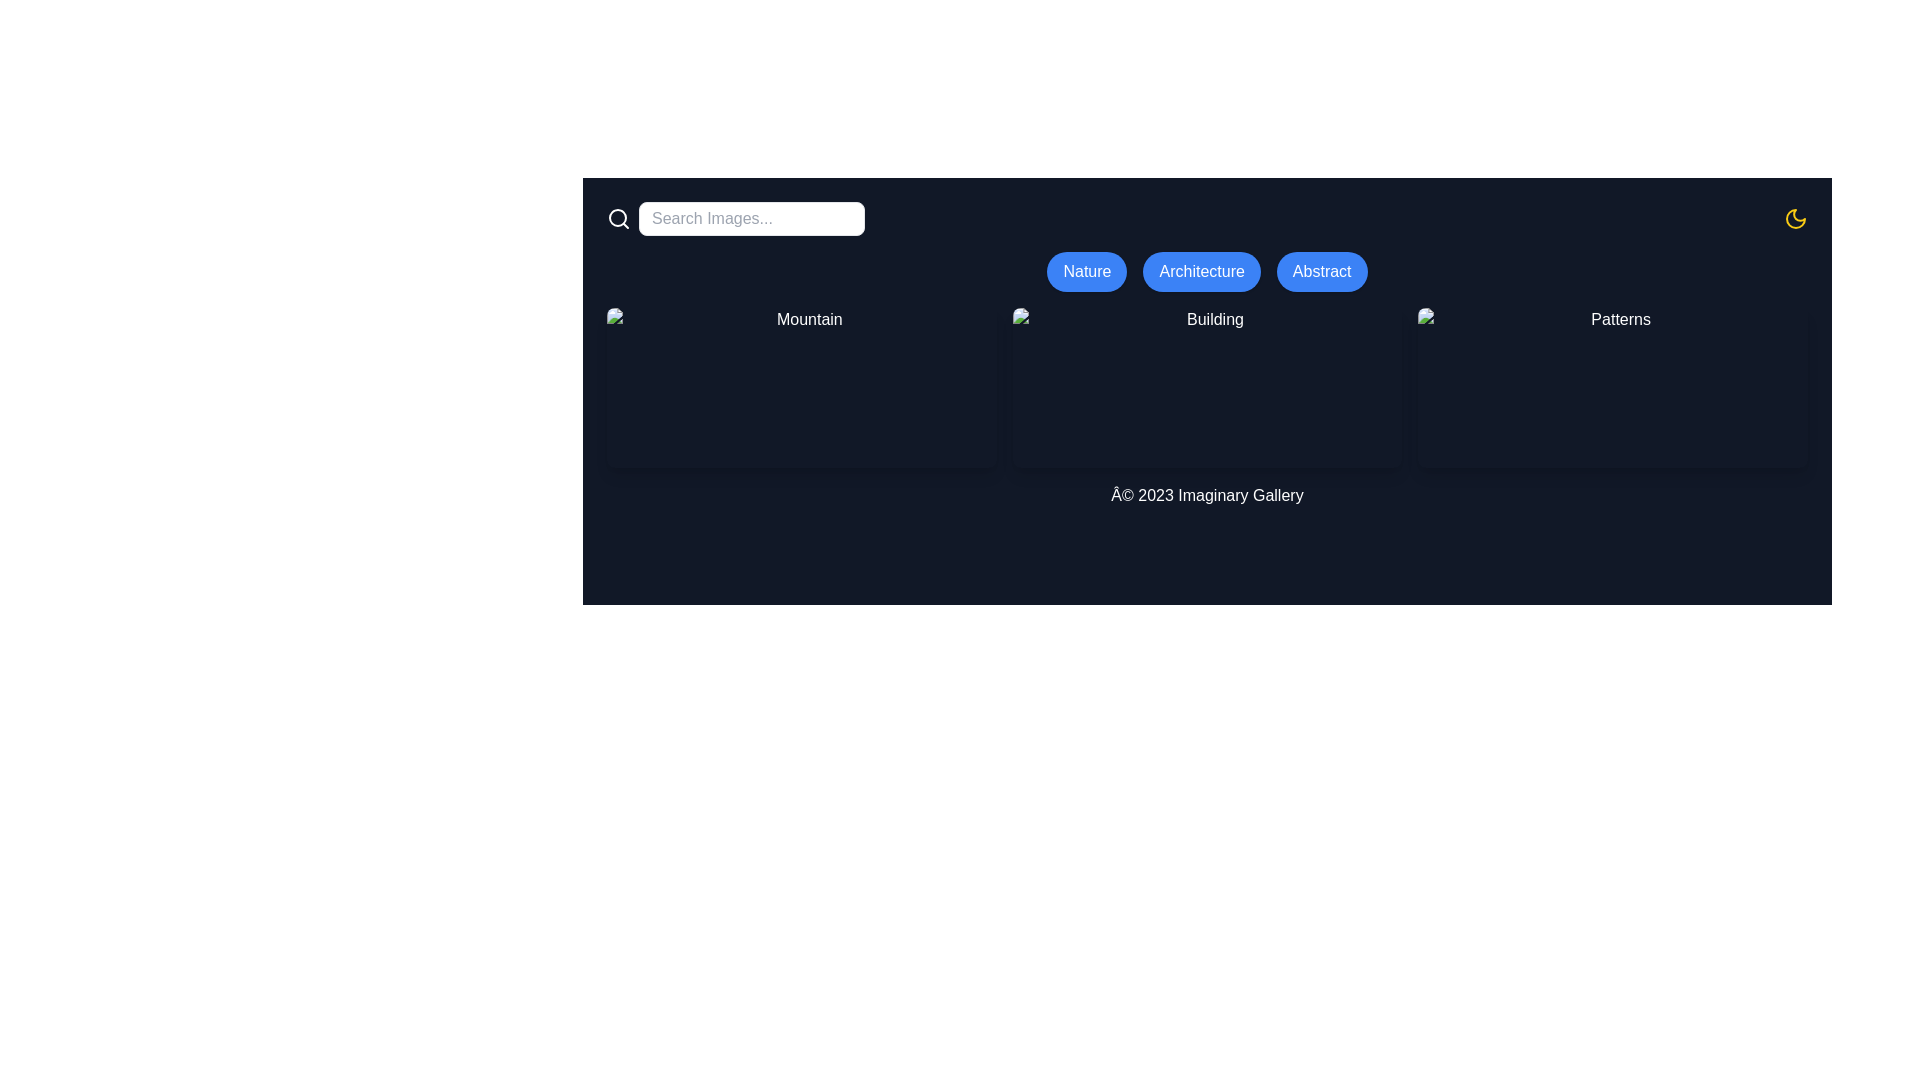  Describe the element at coordinates (617, 218) in the screenshot. I see `the circular part of the search icon located in the top-left corner of the interface` at that location.